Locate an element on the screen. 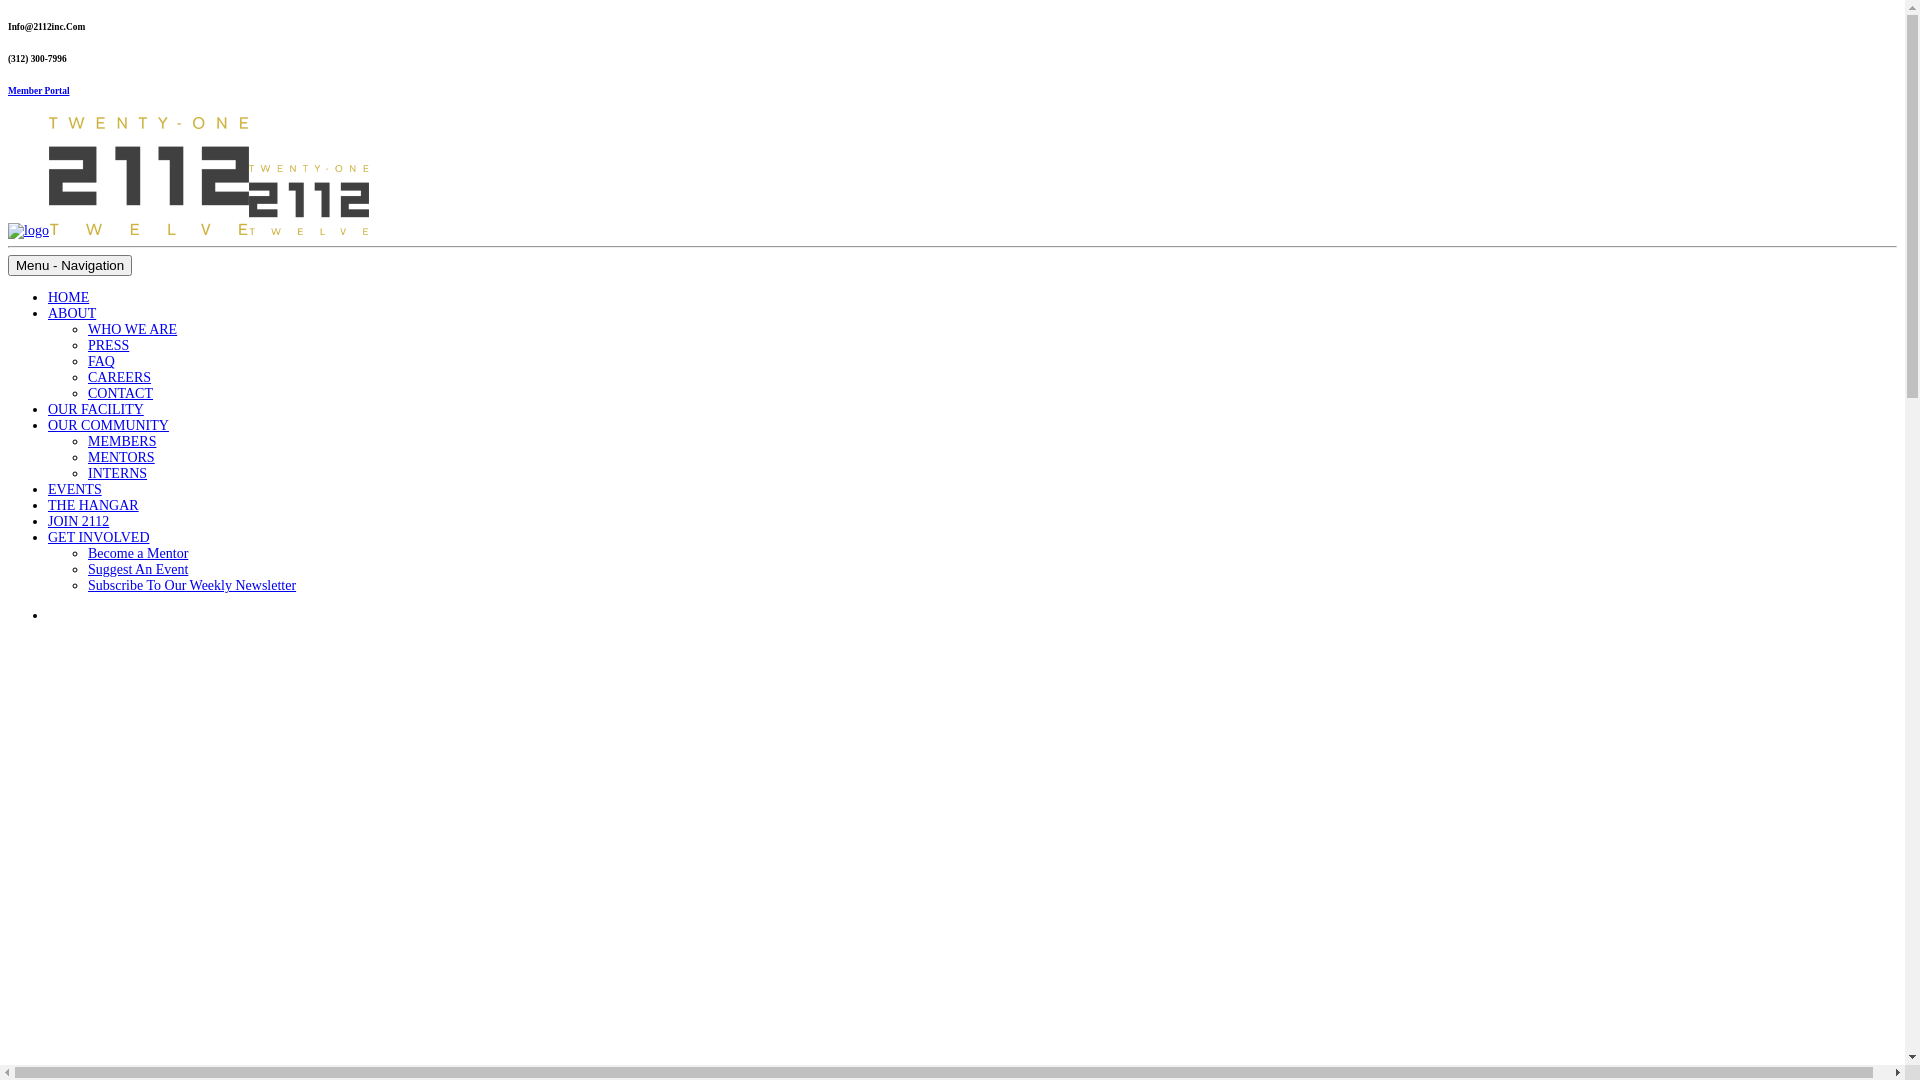 The image size is (1920, 1080). 'OUR FACILITY' is located at coordinates (95, 408).